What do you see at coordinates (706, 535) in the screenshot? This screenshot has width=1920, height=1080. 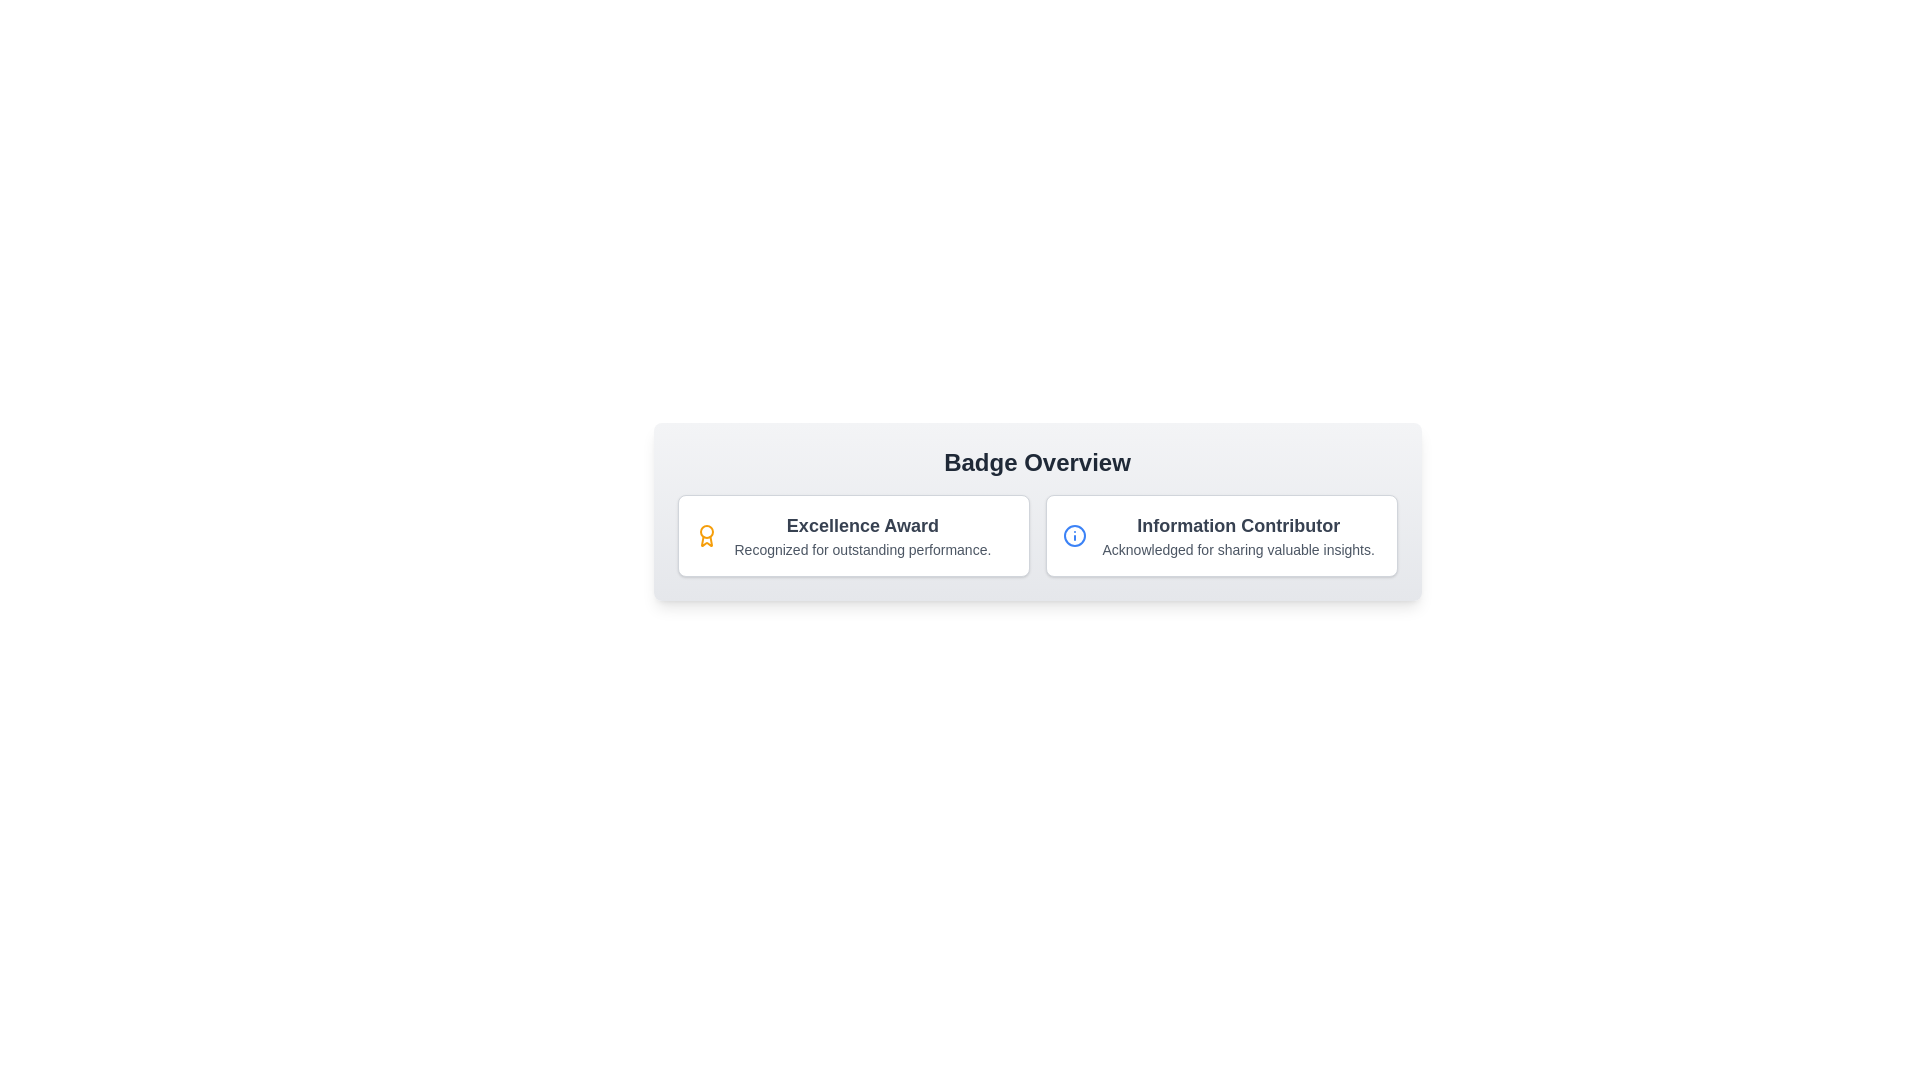 I see `the excellence icon, which is the leftmost visual component in the 'Excellence Award' section, adjacent to the descriptive text and title` at bounding box center [706, 535].